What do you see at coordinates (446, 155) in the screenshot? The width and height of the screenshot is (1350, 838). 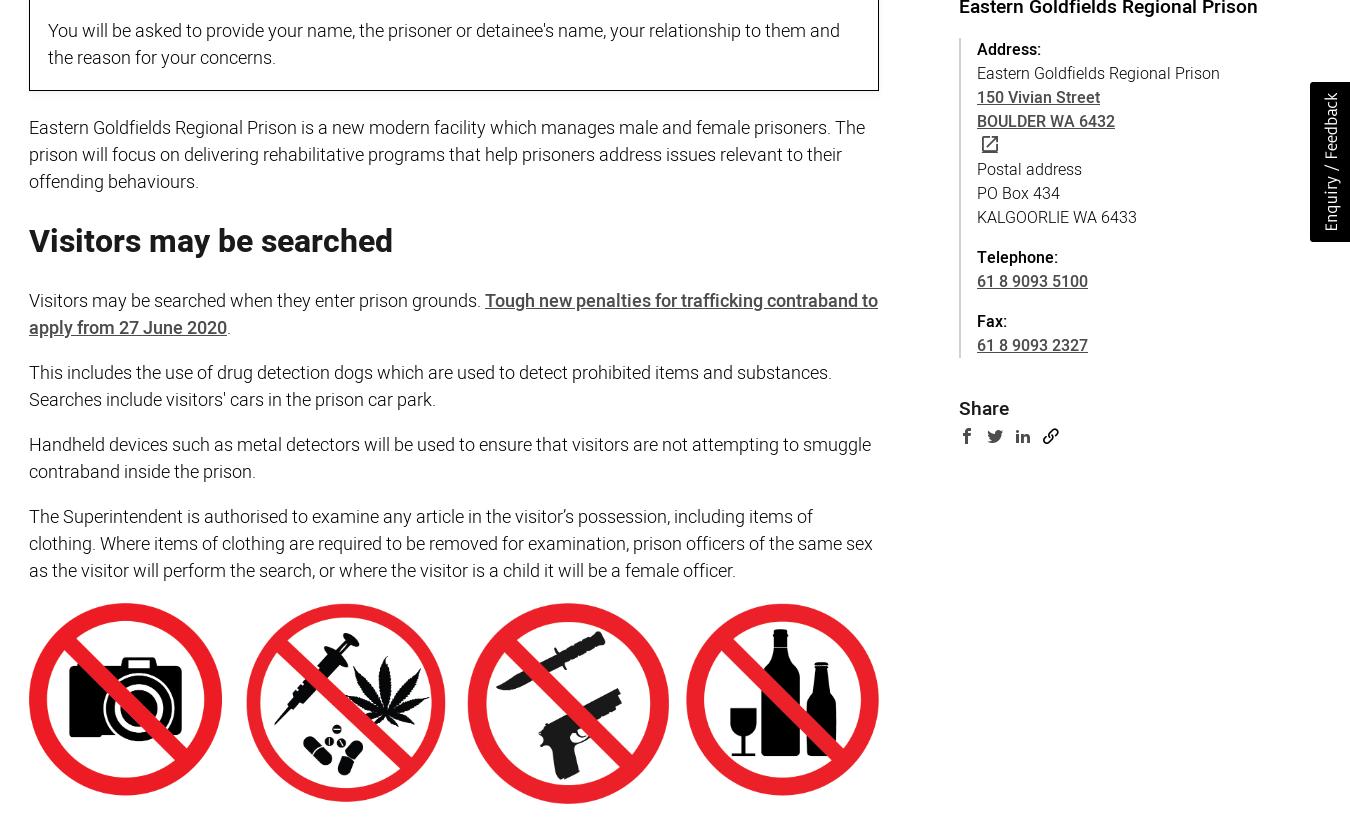 I see `'Eastern Goldfields Regional Prison is a new modern facility which manages male and female prisoners. The prison will focus on delivering rehabilitative programs that help prisoners address issues relevant to their offending behaviours.'` at bounding box center [446, 155].